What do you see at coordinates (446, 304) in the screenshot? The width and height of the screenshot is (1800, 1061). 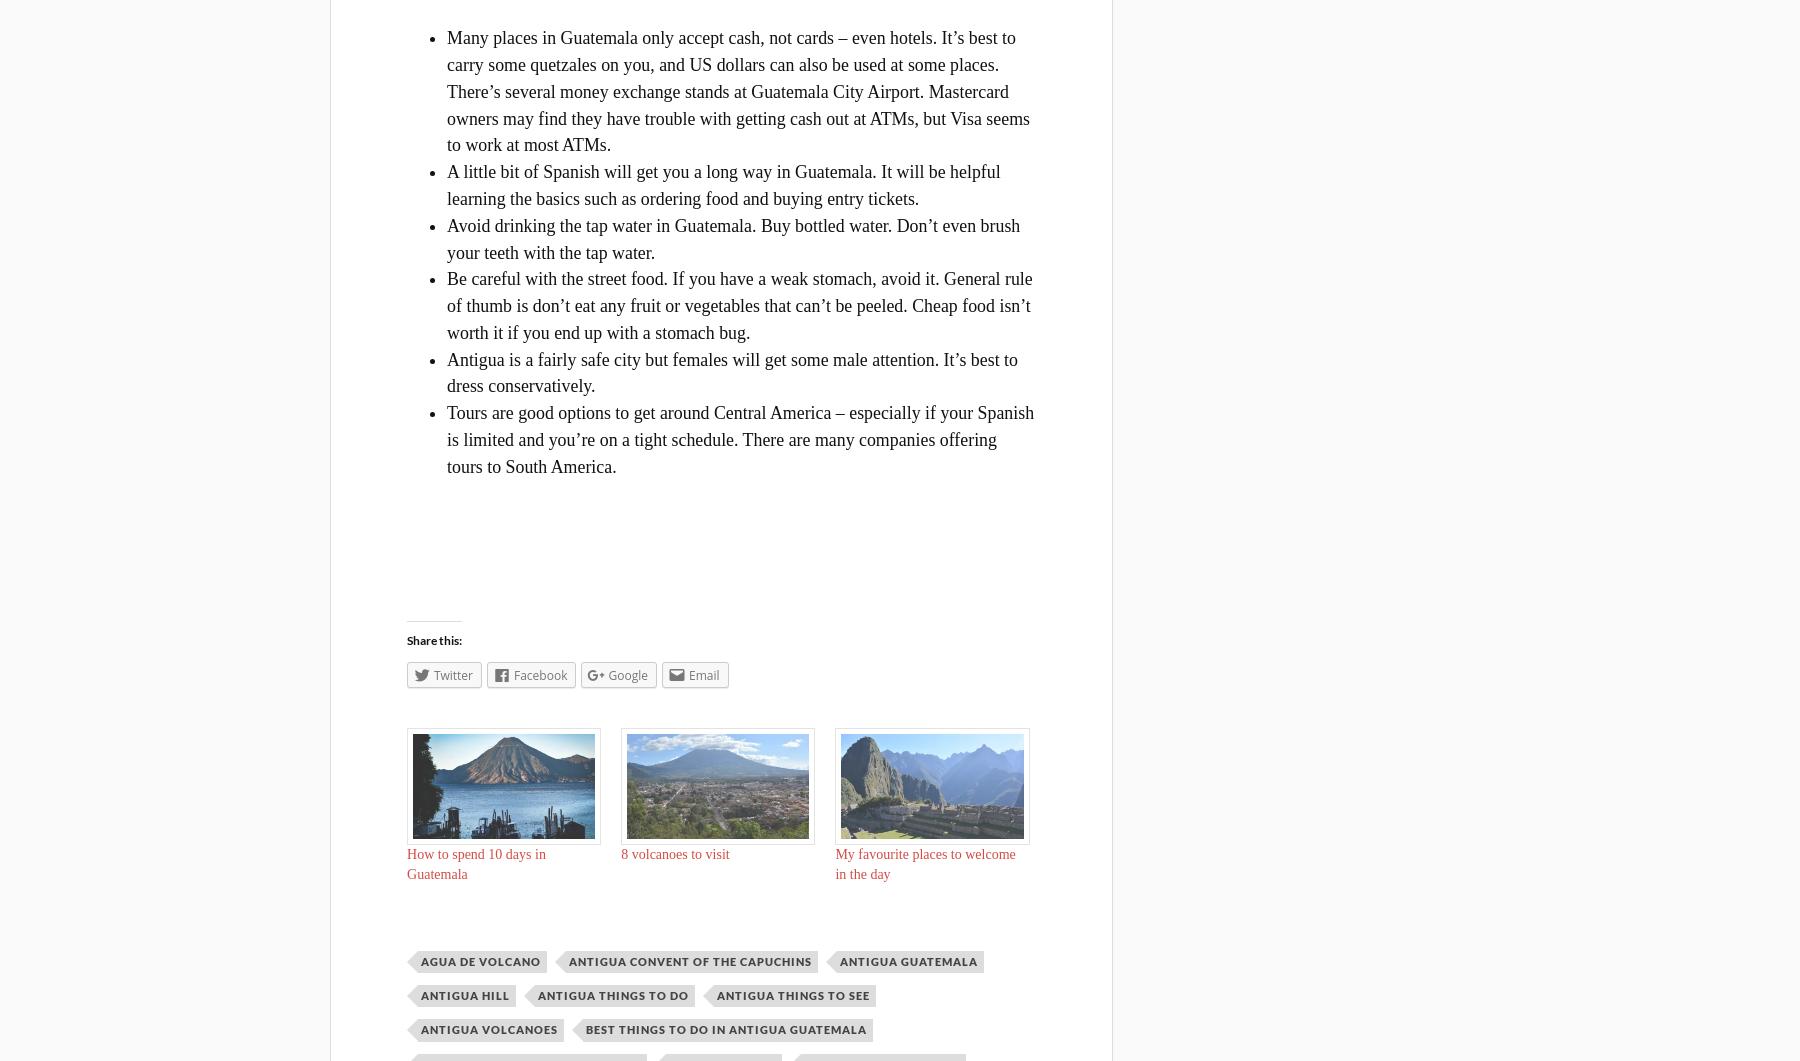 I see `'Be careful with the street food. If you have a weak stomach, avoid it. General rule of thumb is don’t eat any fruit or vegetables that can’t be peeled. Cheap food isn’t worth it if you end up with a stomach bug.'` at bounding box center [446, 304].